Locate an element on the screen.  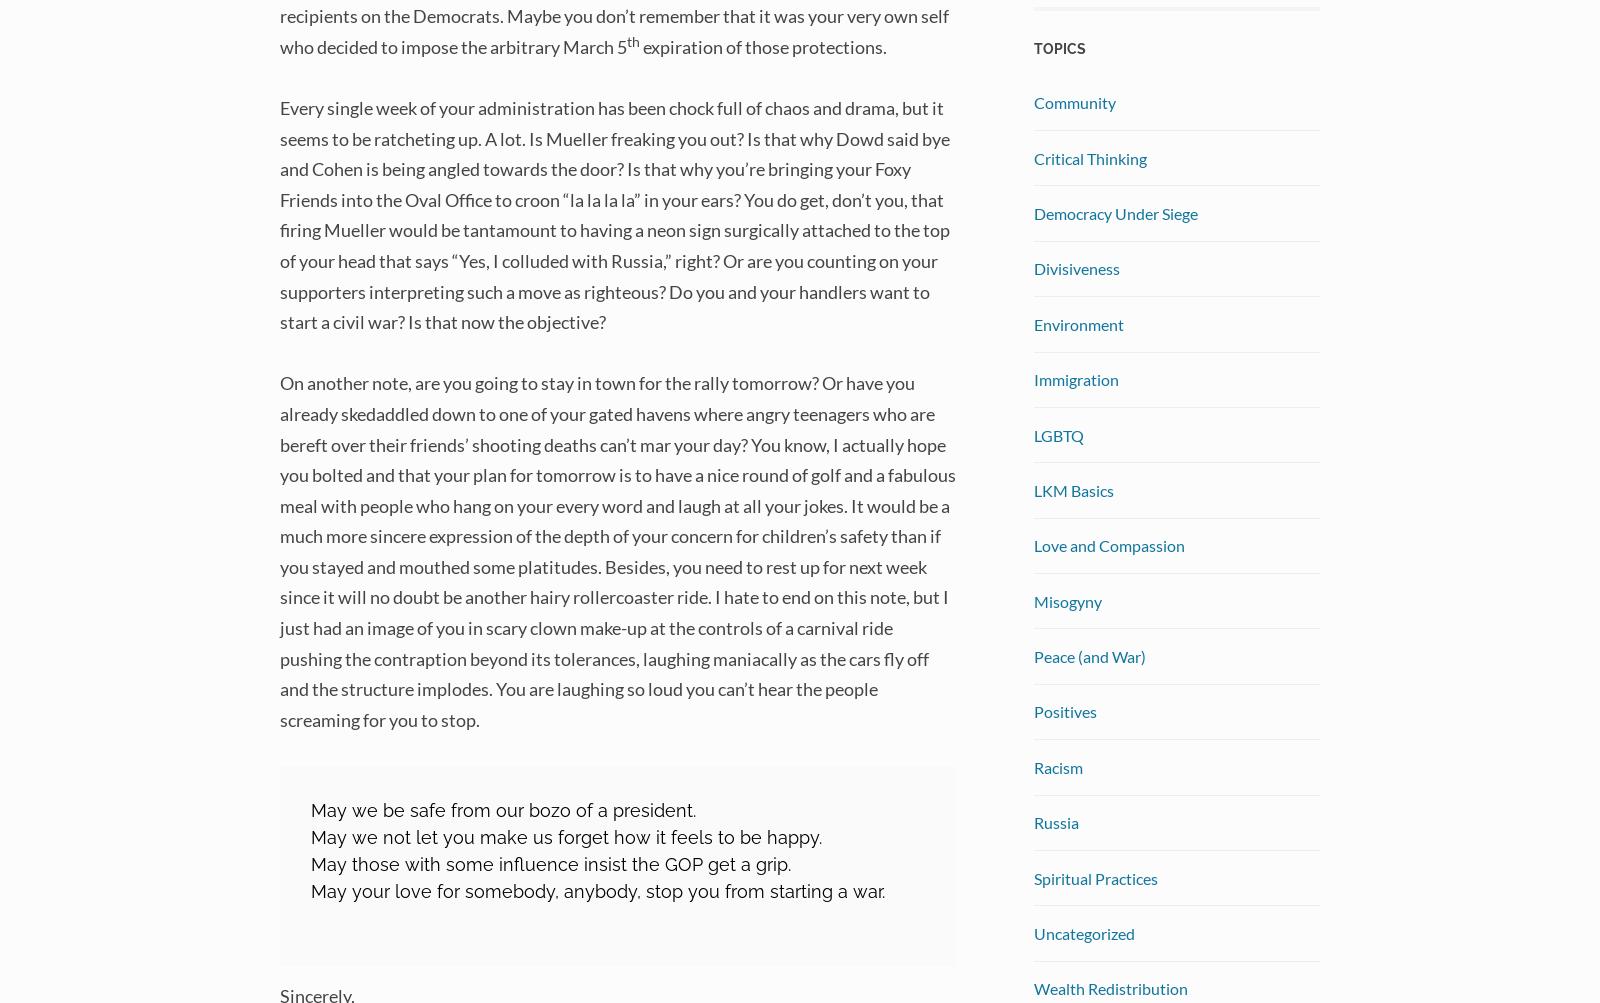
'Community' is located at coordinates (1033, 101).